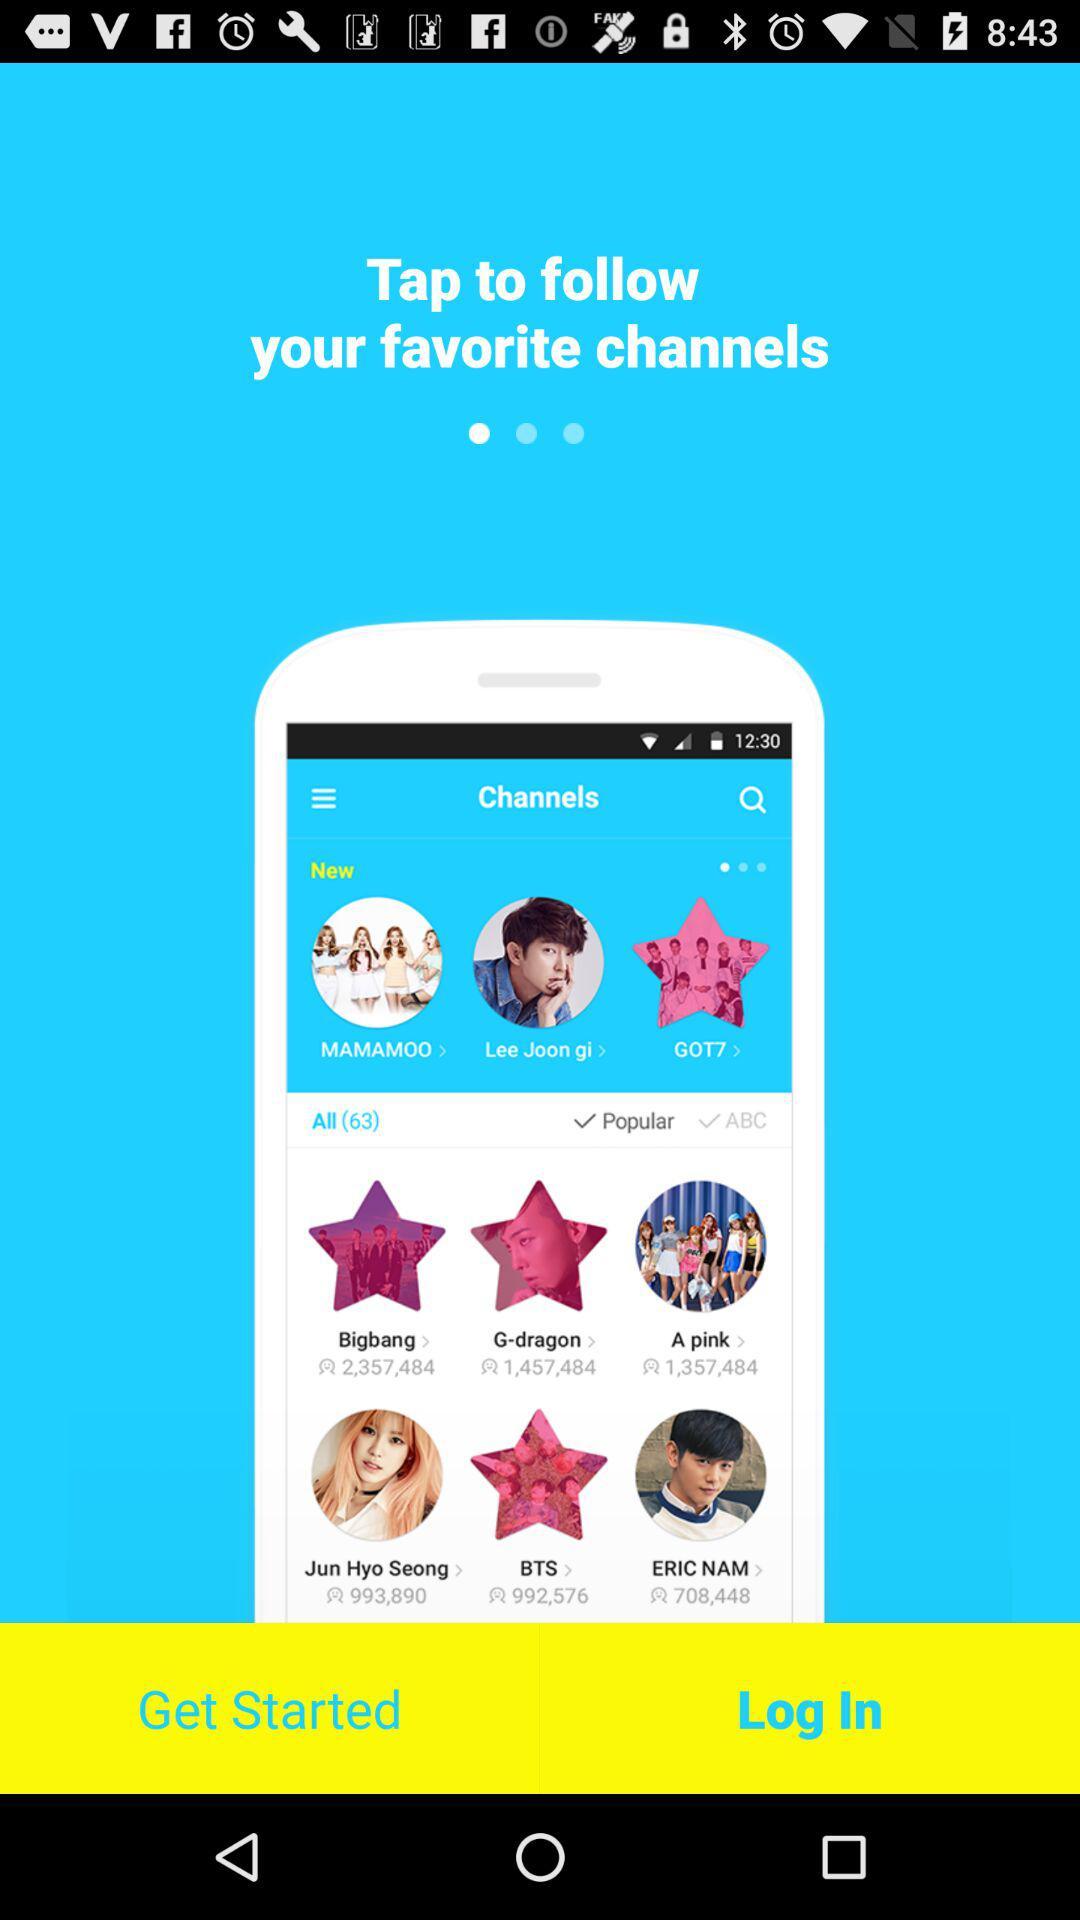  Describe the element at coordinates (268, 1707) in the screenshot. I see `the get started` at that location.